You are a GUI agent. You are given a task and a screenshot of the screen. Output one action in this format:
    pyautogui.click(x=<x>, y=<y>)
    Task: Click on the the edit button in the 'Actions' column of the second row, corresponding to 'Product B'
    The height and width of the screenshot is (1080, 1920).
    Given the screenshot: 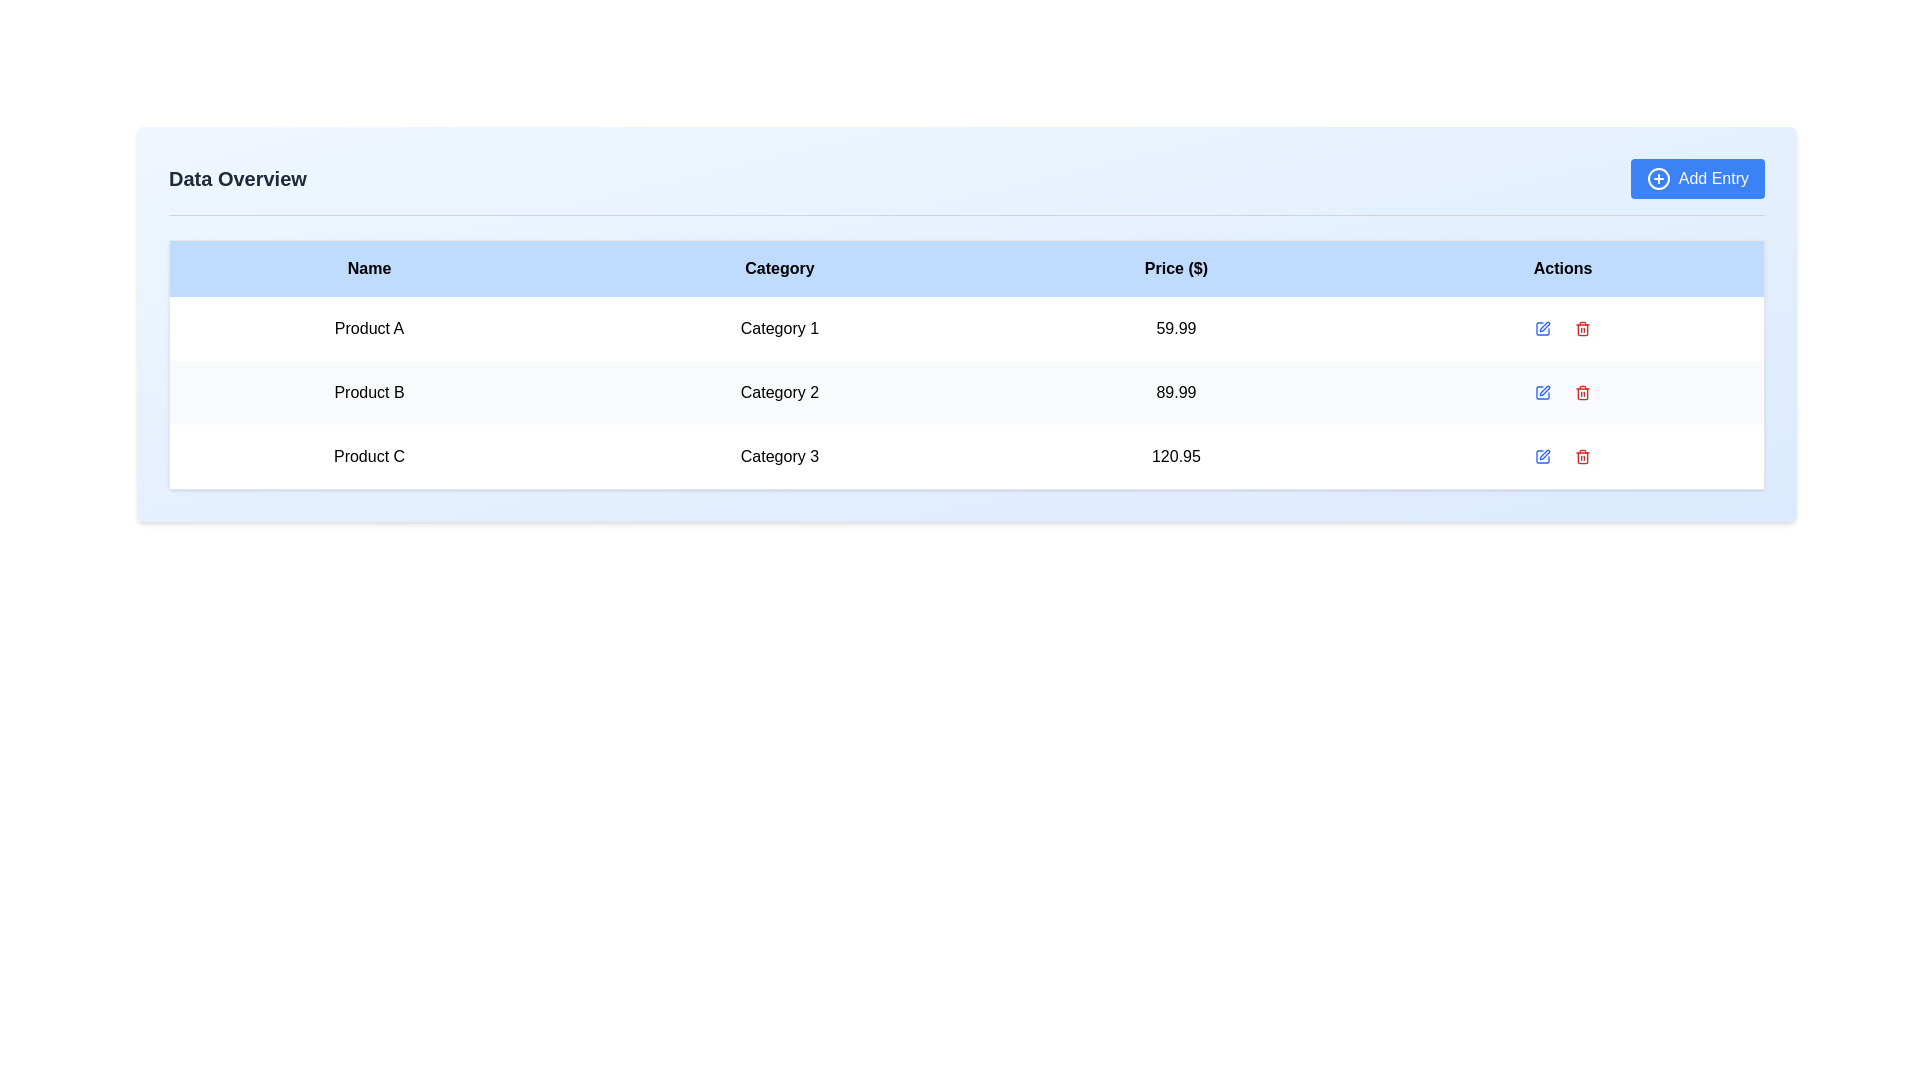 What is the action you would take?
    pyautogui.click(x=1541, y=393)
    